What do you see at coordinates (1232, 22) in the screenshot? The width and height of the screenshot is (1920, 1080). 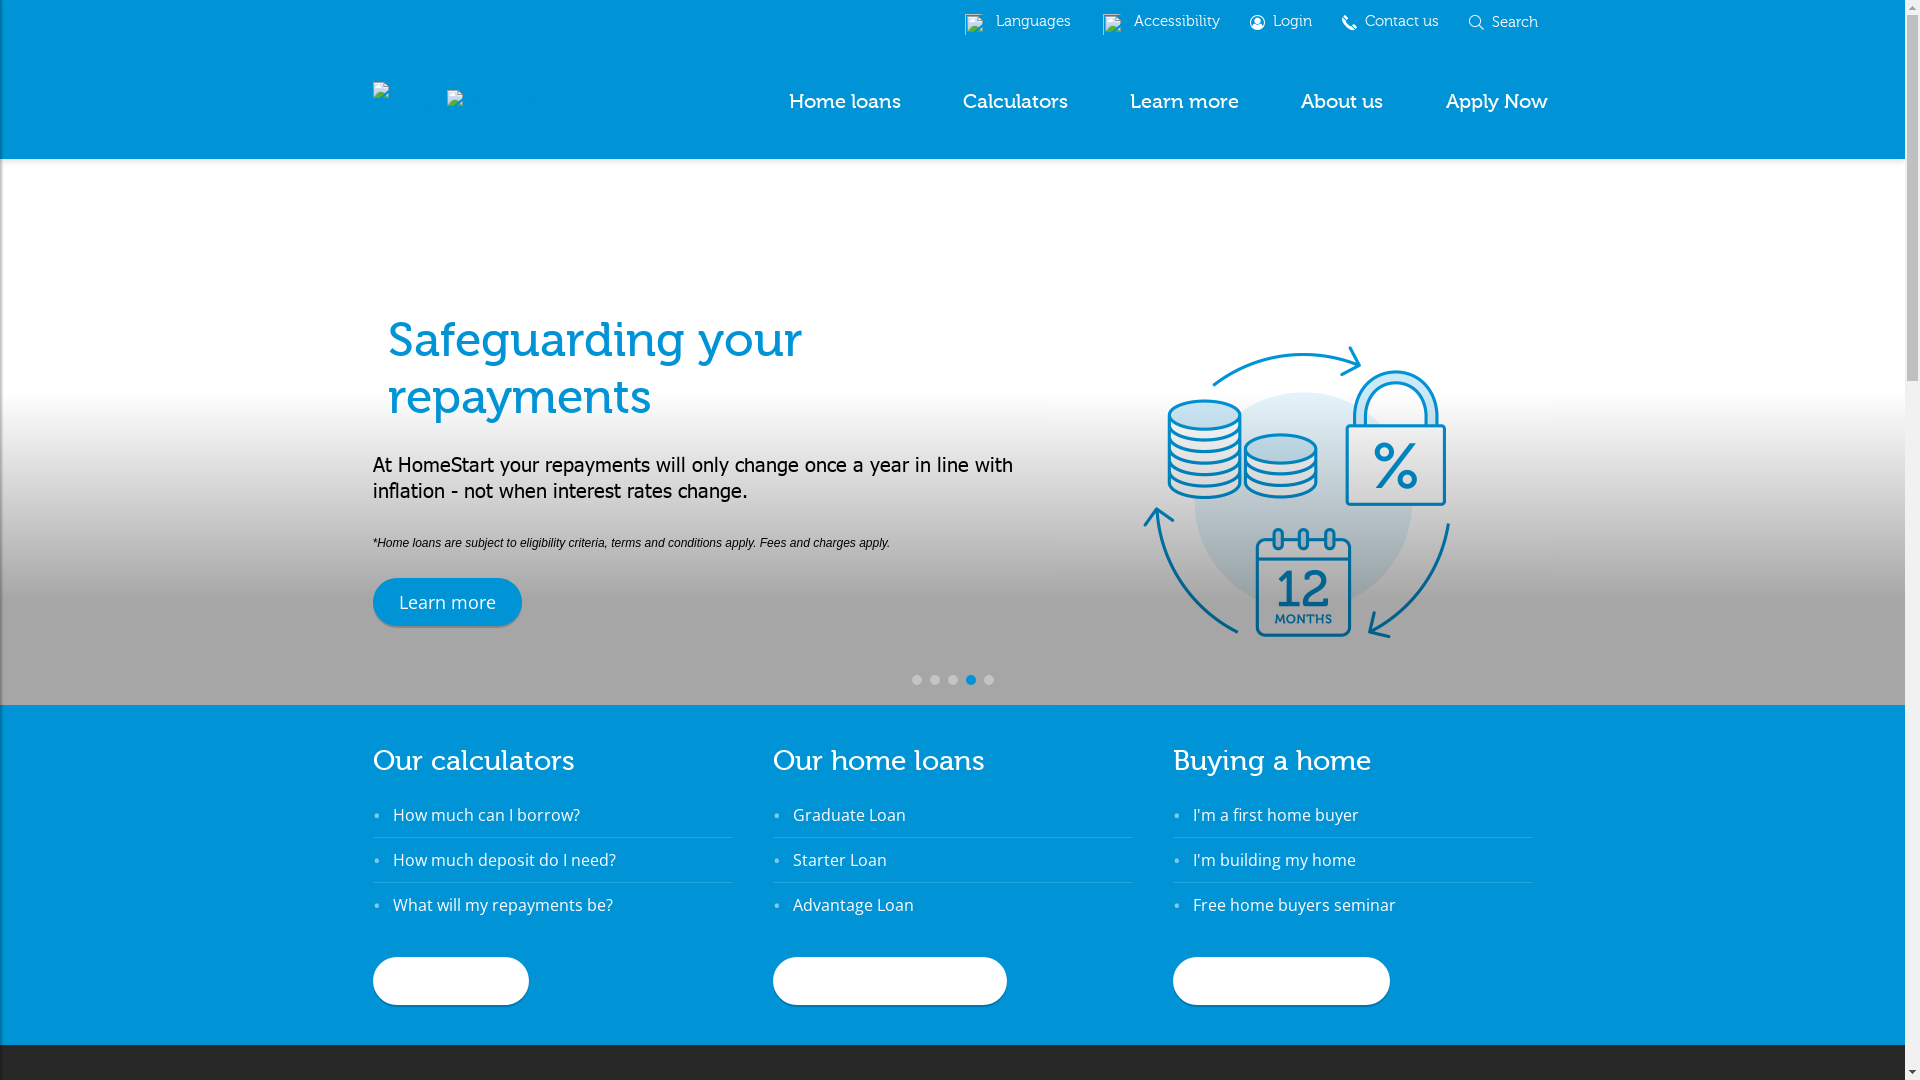 I see `'Login'` at bounding box center [1232, 22].